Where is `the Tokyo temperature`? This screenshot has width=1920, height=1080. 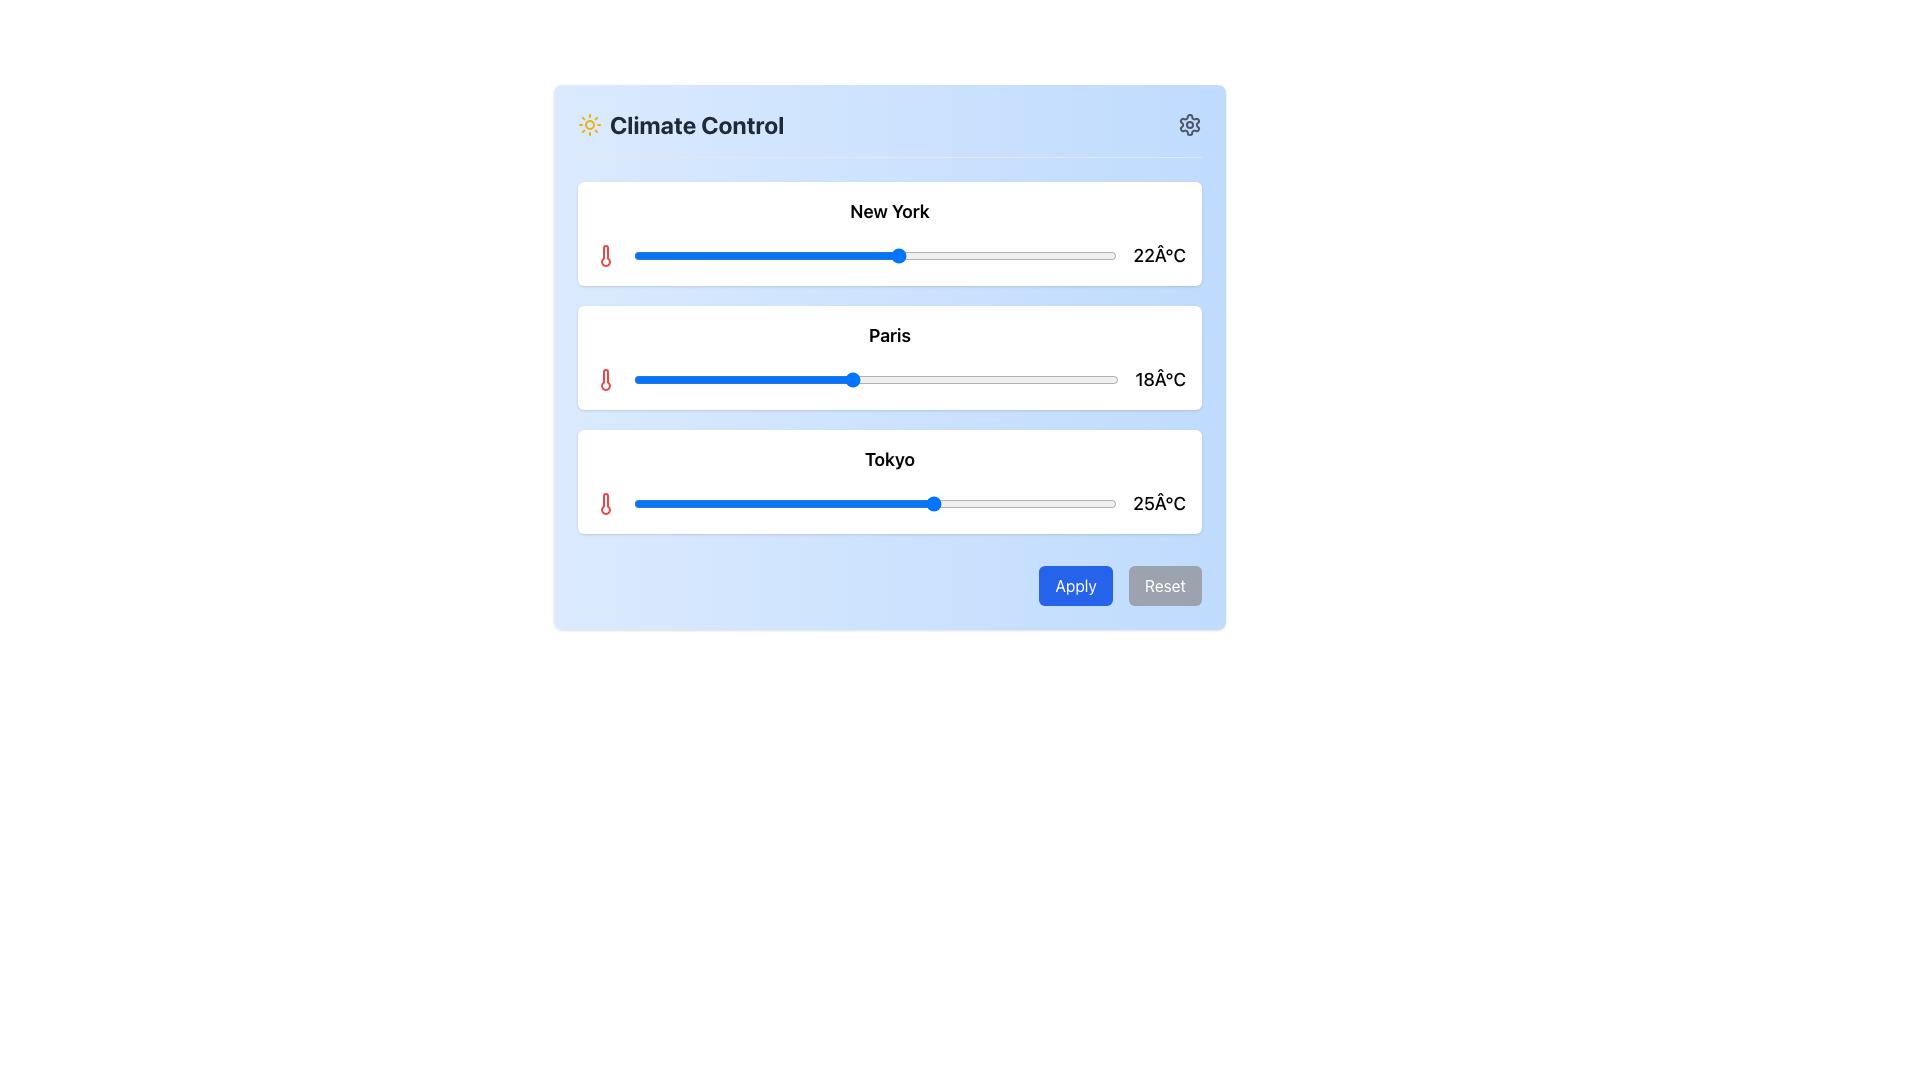
the Tokyo temperature is located at coordinates (1104, 503).